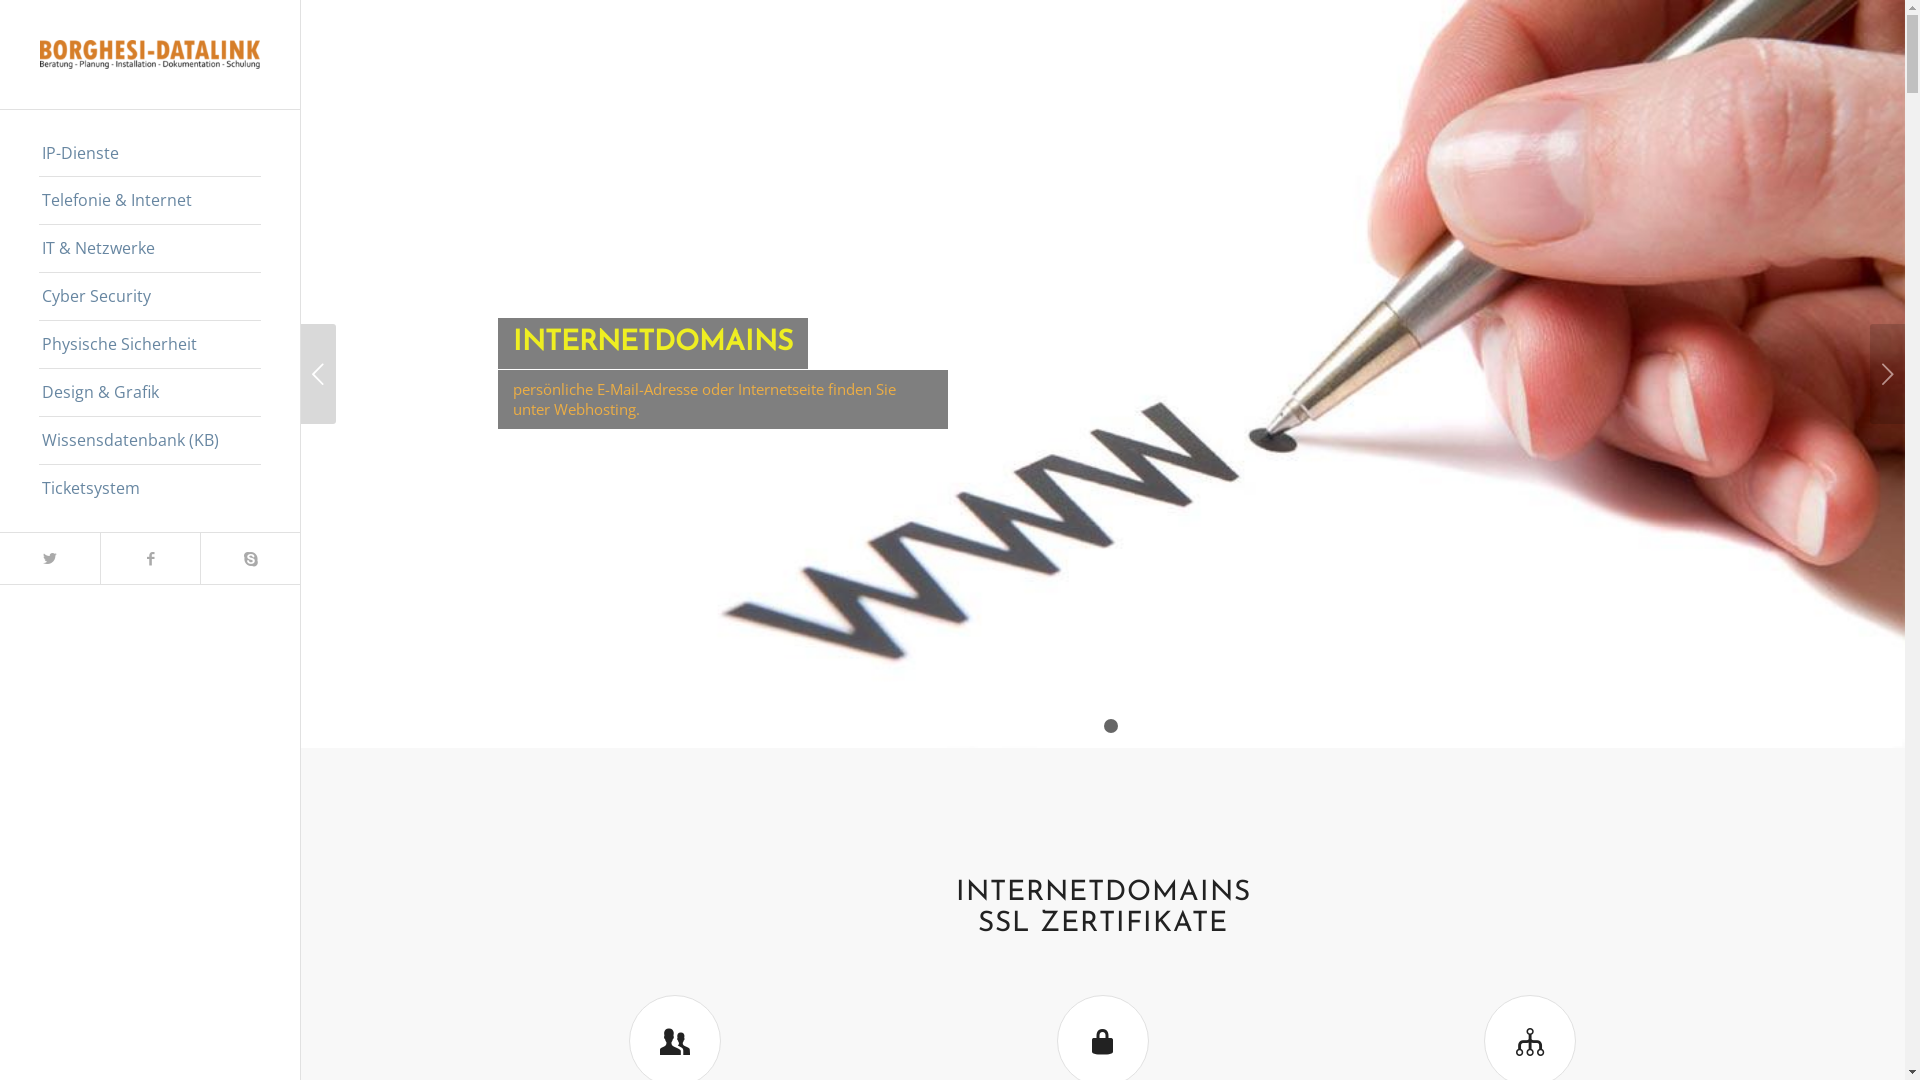 This screenshot has height=1080, width=1920. I want to click on 'Telefonie & Internet', so click(38, 200).